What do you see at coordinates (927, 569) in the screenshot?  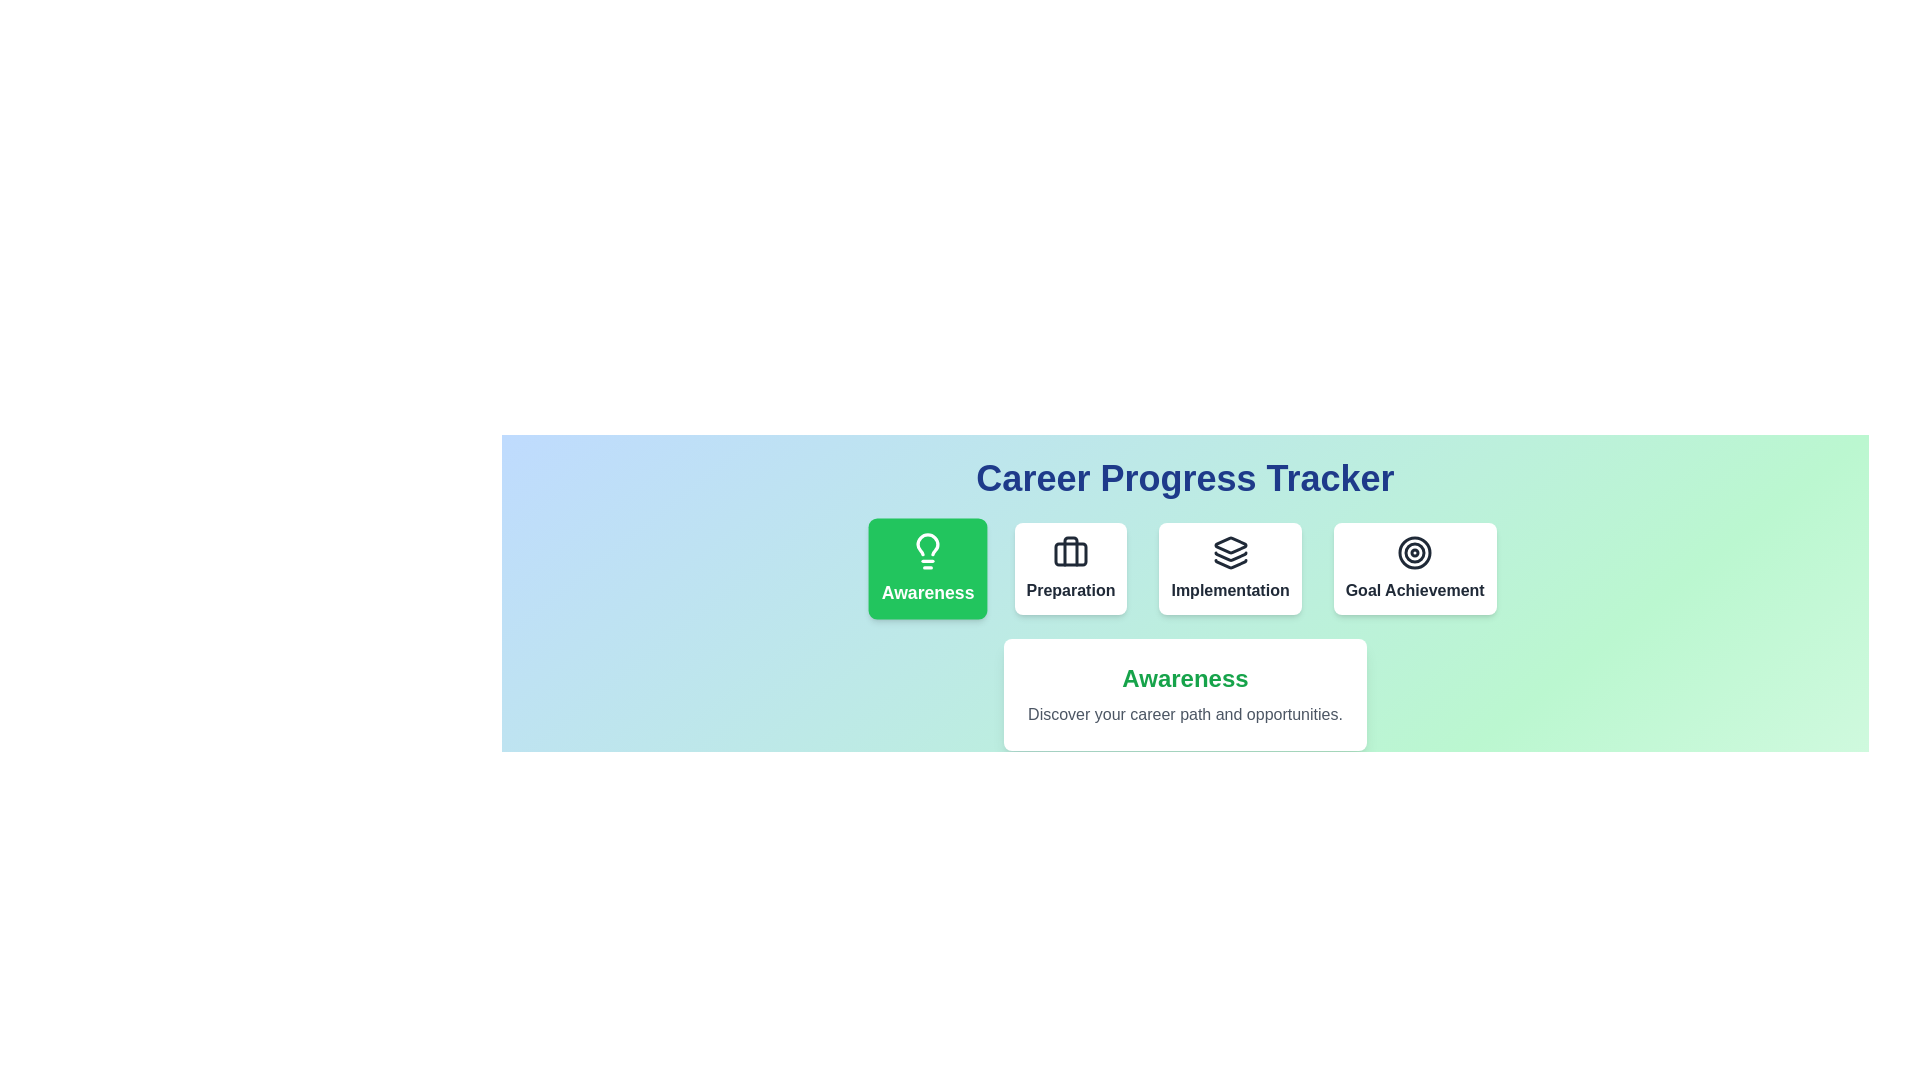 I see `the phase Awareness by clicking on its button` at bounding box center [927, 569].